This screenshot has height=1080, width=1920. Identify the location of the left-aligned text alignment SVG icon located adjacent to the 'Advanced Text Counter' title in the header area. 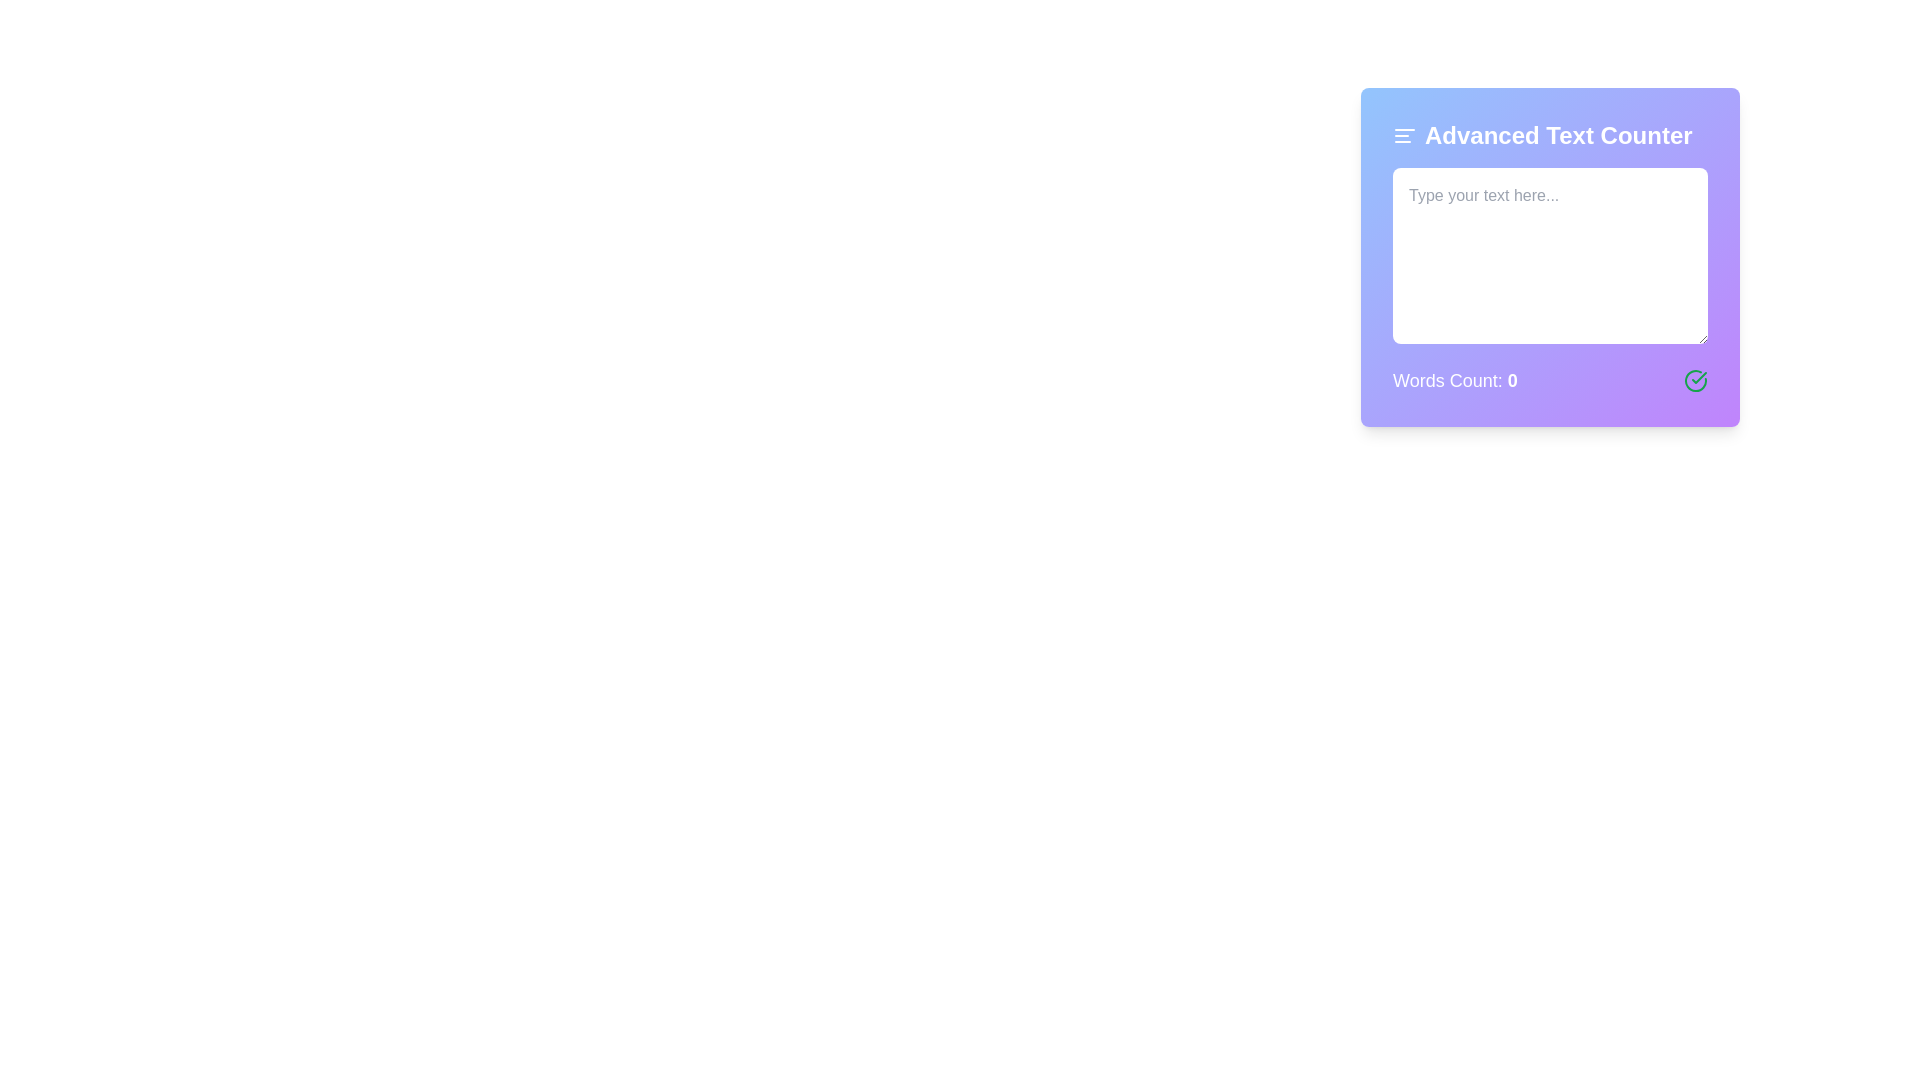
(1404, 135).